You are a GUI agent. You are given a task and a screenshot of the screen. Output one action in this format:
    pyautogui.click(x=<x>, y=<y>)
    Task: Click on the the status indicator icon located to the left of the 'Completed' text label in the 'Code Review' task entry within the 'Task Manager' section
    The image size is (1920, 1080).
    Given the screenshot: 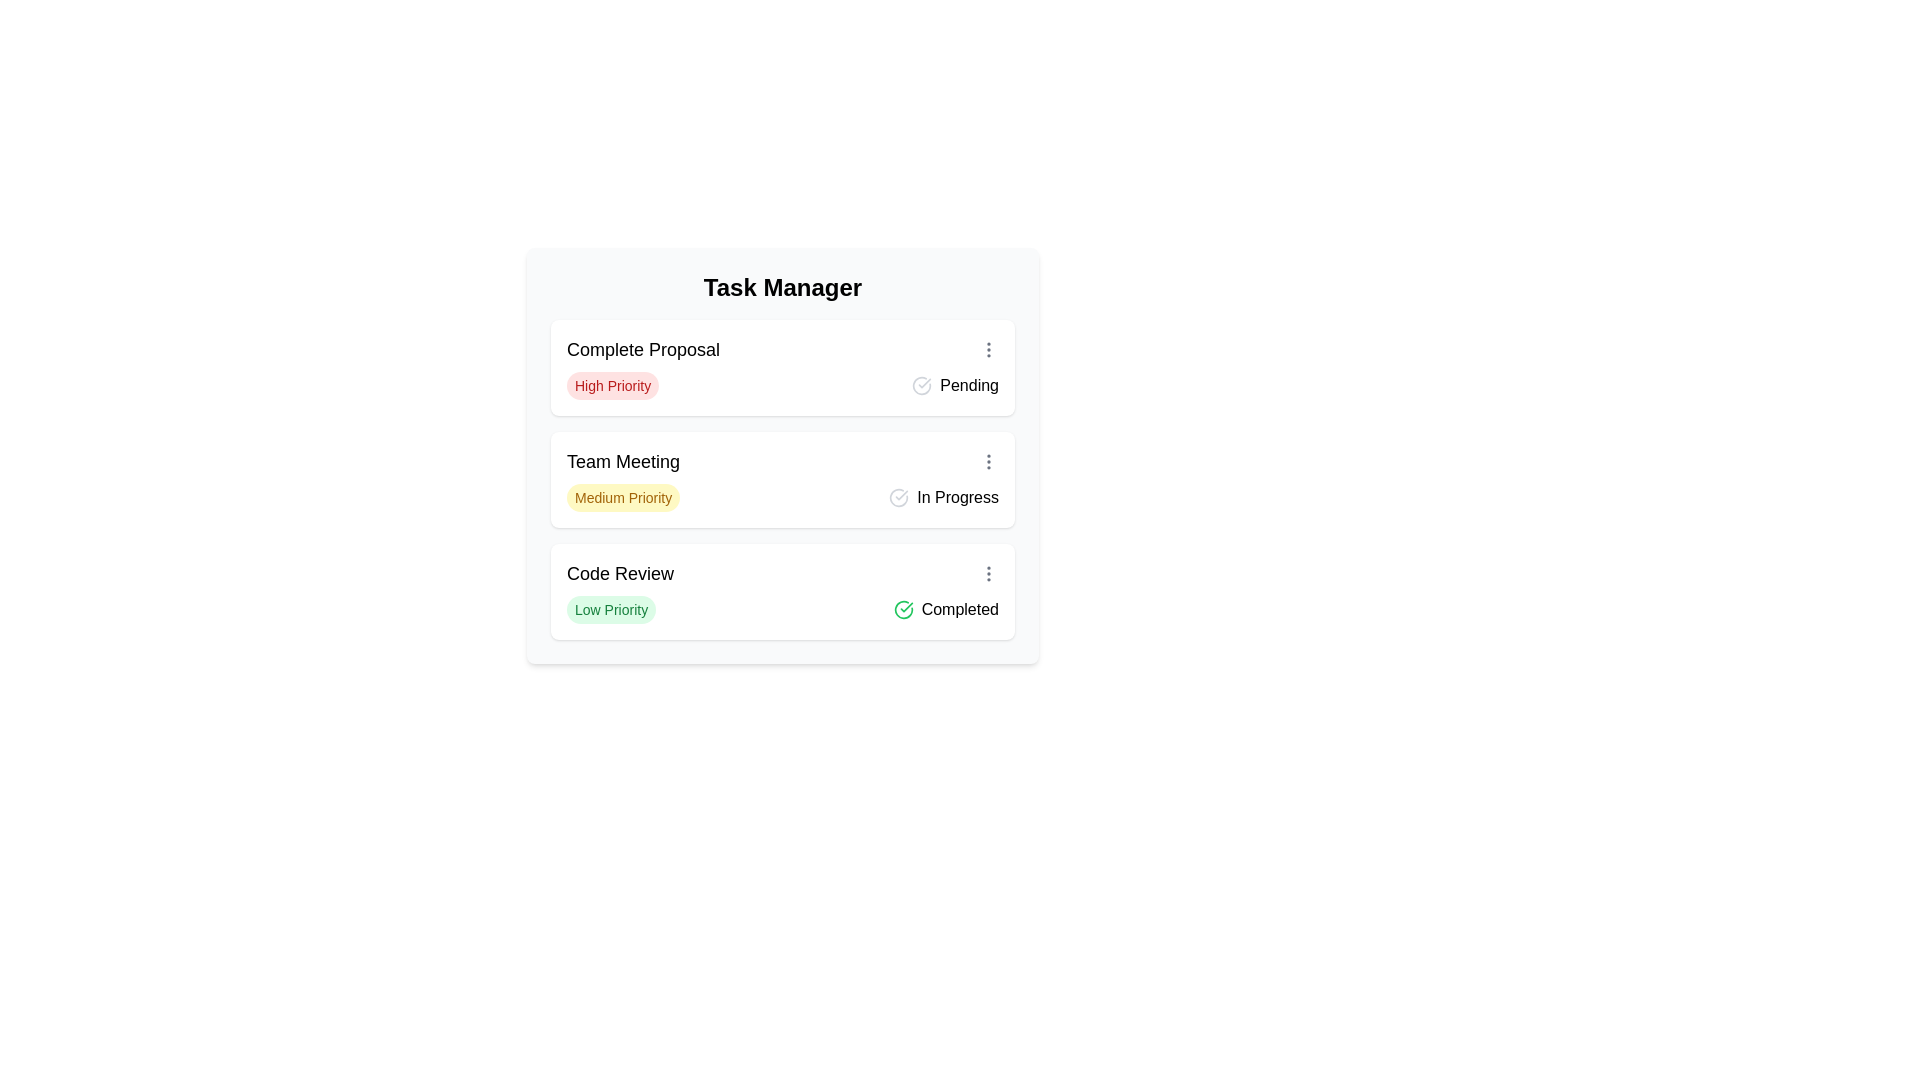 What is the action you would take?
    pyautogui.click(x=902, y=608)
    